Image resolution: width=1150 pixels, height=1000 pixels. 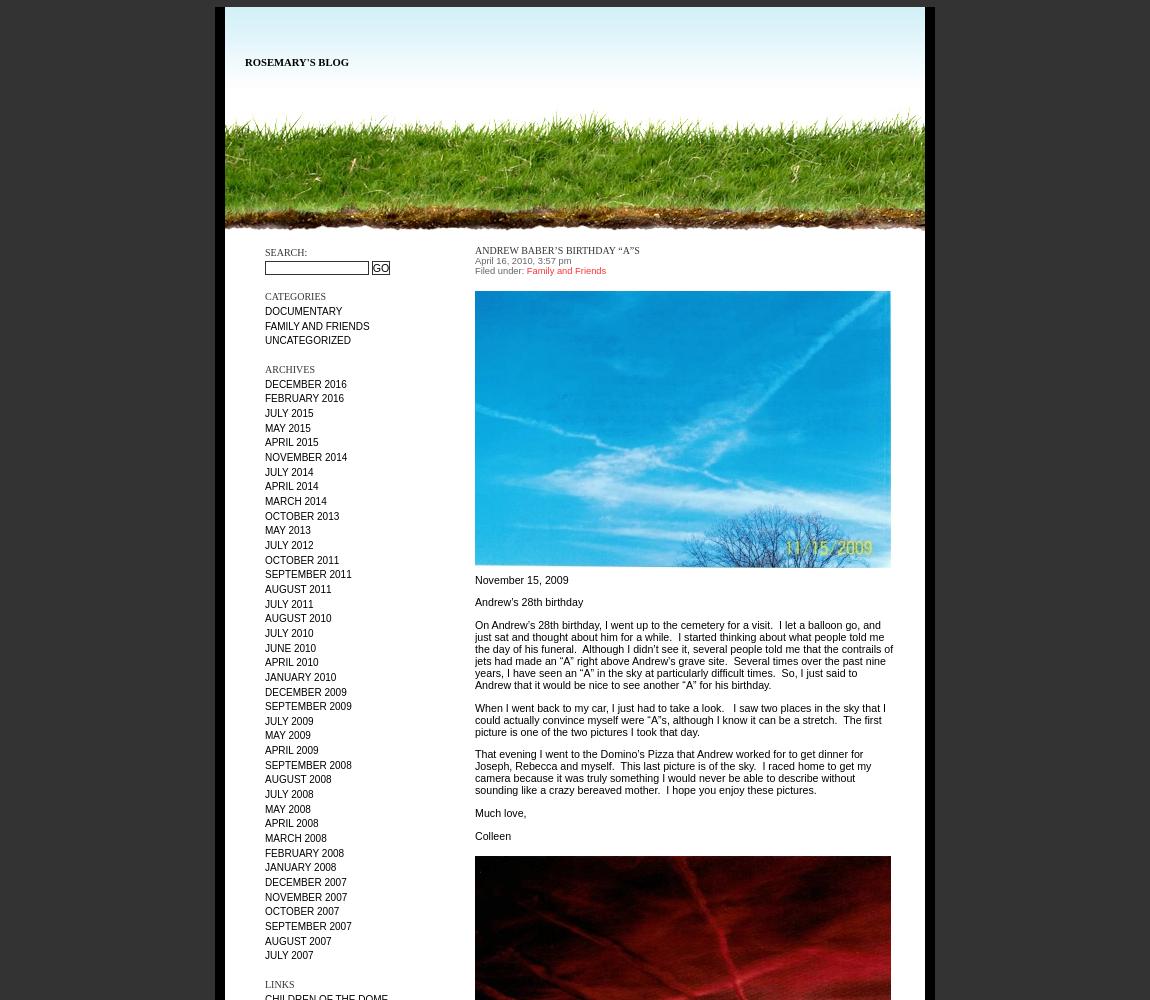 I want to click on 'November 2007', so click(x=306, y=896).